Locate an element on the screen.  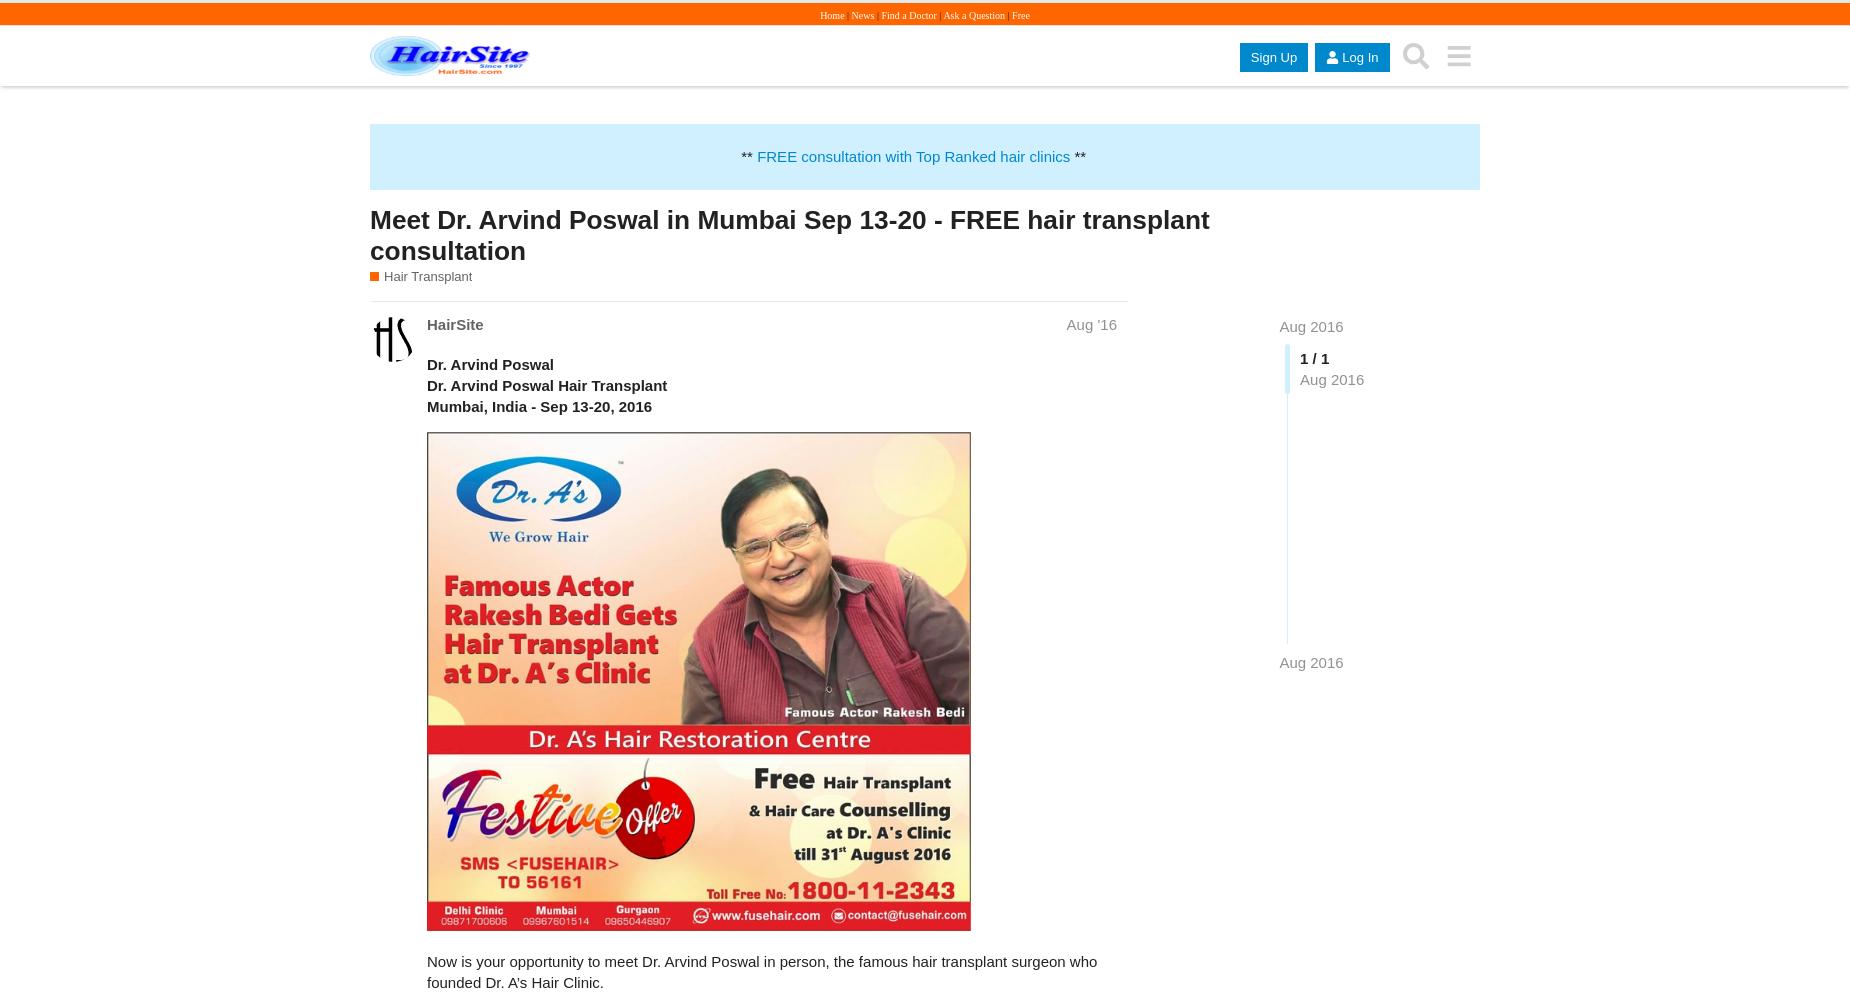
'Log In' is located at coordinates (1358, 57).